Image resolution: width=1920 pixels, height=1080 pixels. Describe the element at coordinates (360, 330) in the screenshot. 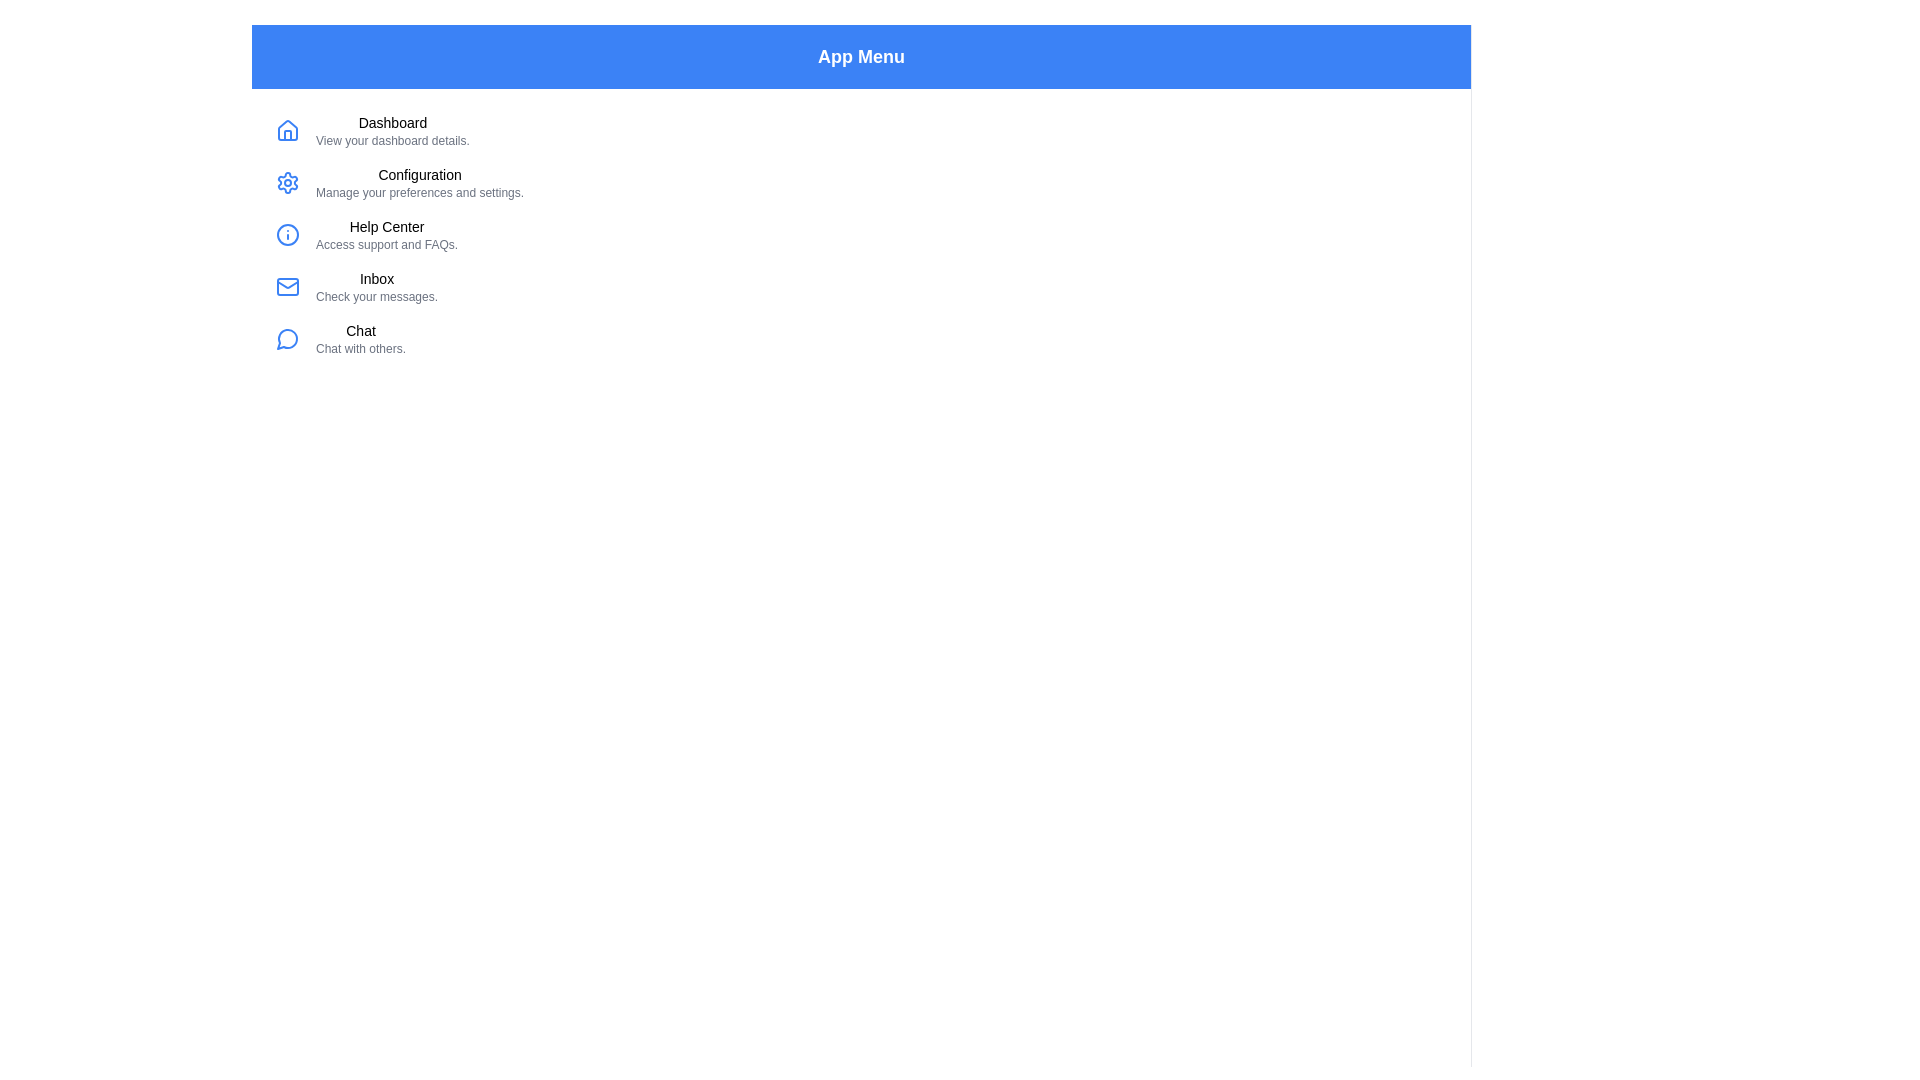

I see `text from the 'Chat' menu label in the application navigation menu, which indicates the purpose of selecting this option` at that location.